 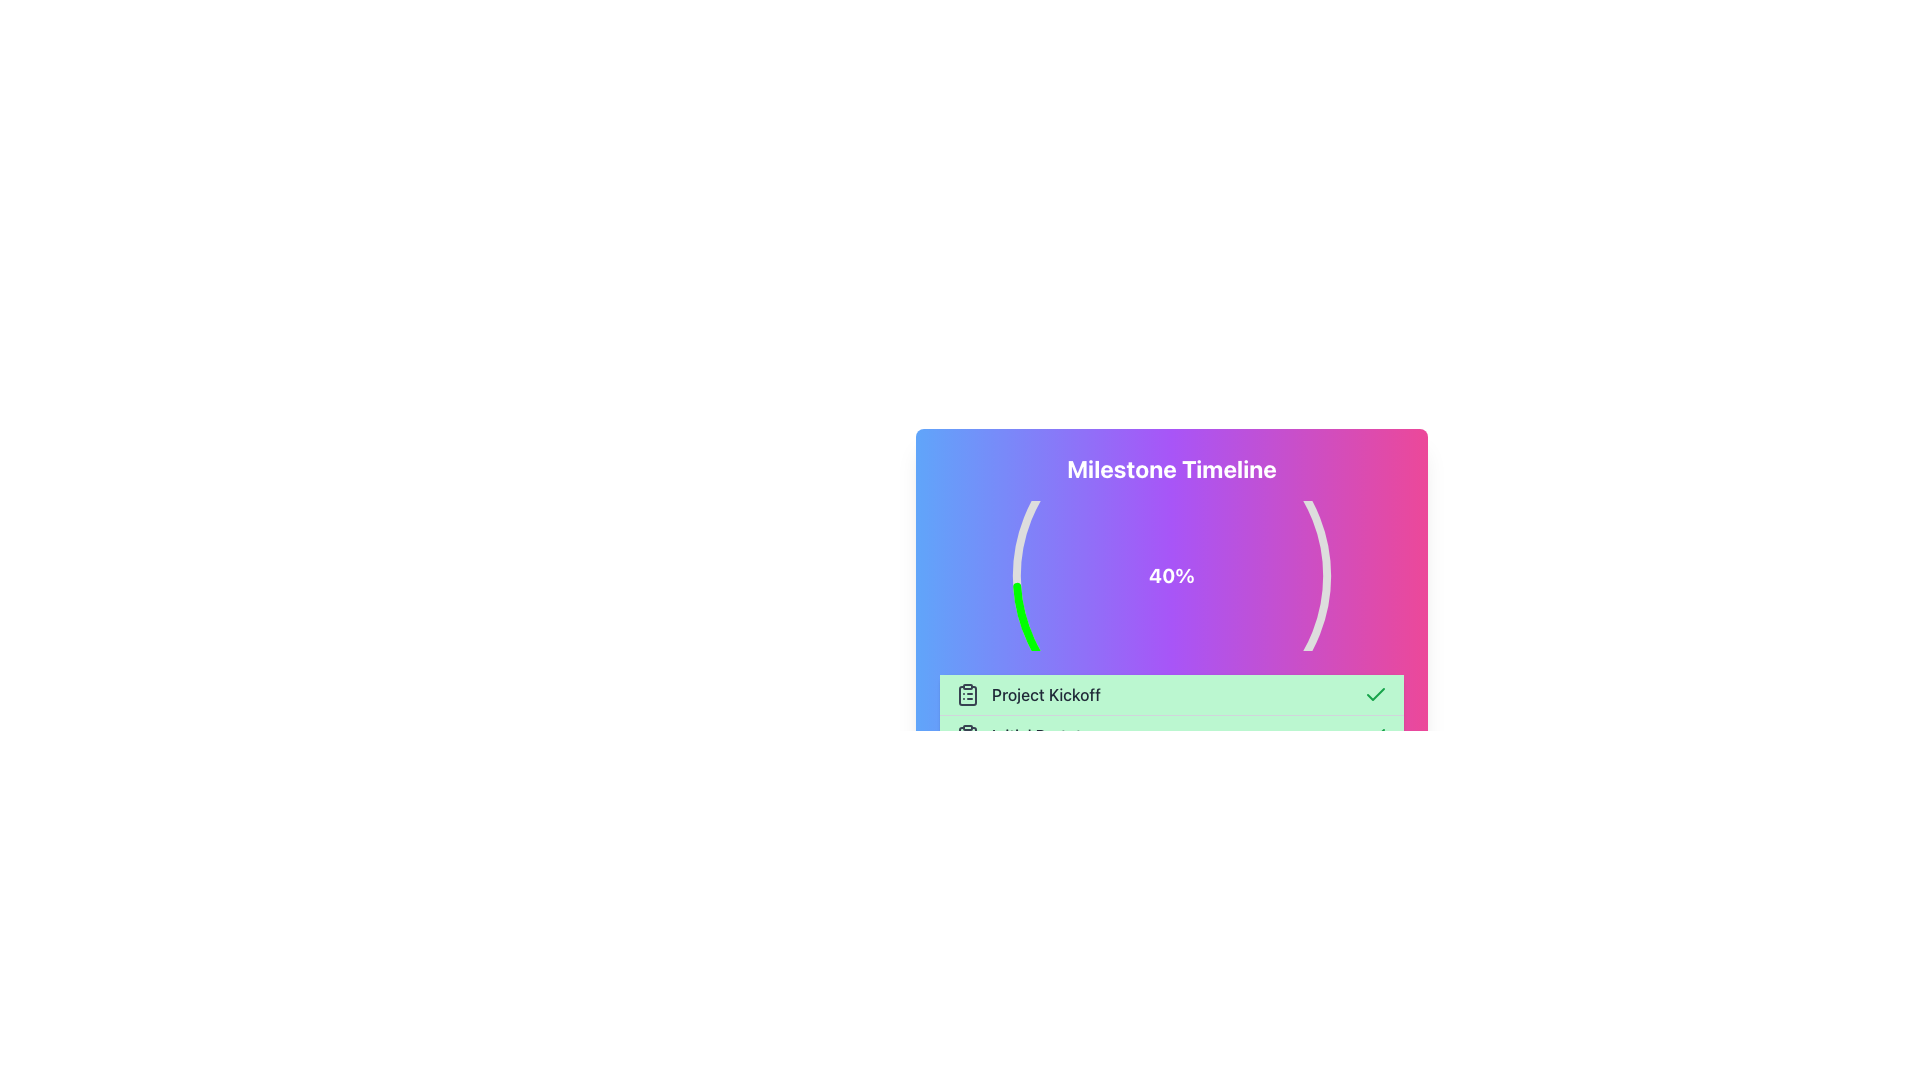 What do you see at coordinates (1171, 575) in the screenshot?
I see `the text label displaying '40%' in bold white font located at the center of the circular progress visualization` at bounding box center [1171, 575].